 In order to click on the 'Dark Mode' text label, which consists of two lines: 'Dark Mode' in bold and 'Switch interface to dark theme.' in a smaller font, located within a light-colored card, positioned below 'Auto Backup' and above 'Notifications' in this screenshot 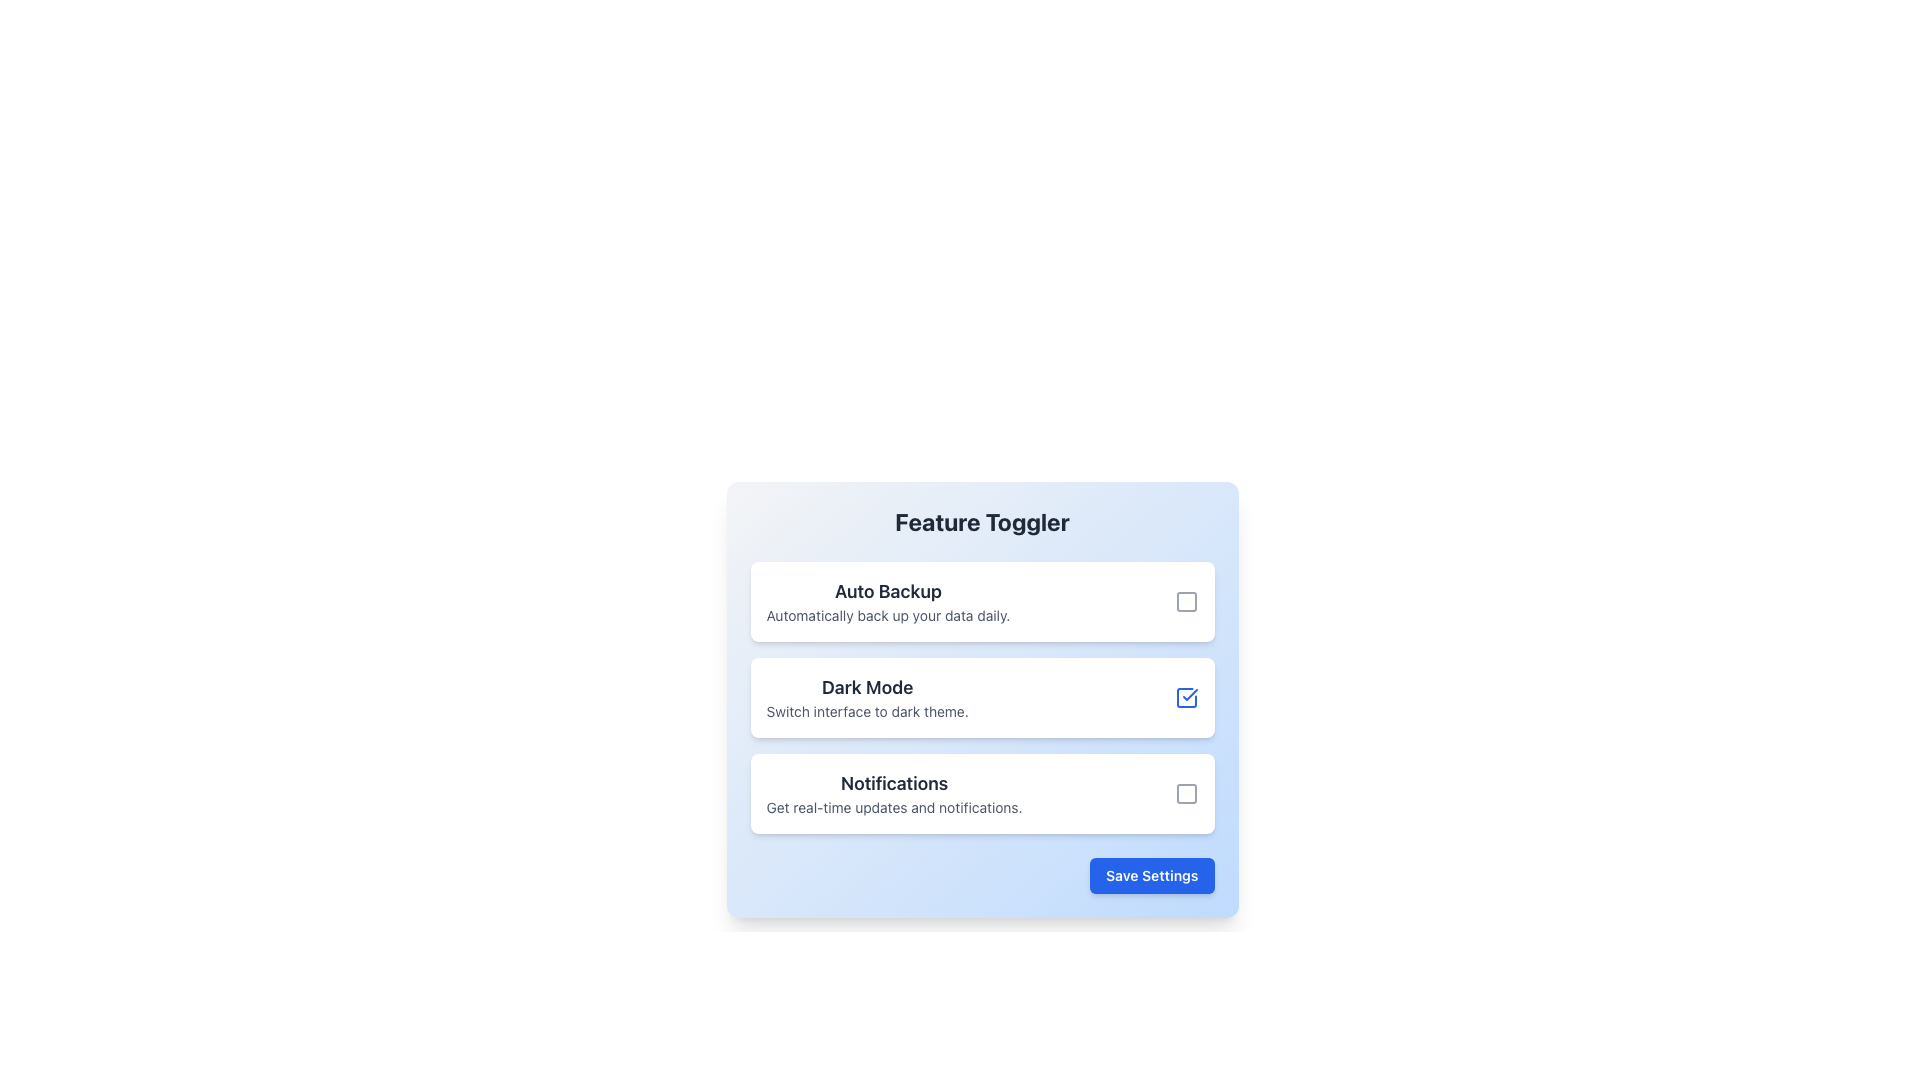, I will do `click(867, 697)`.